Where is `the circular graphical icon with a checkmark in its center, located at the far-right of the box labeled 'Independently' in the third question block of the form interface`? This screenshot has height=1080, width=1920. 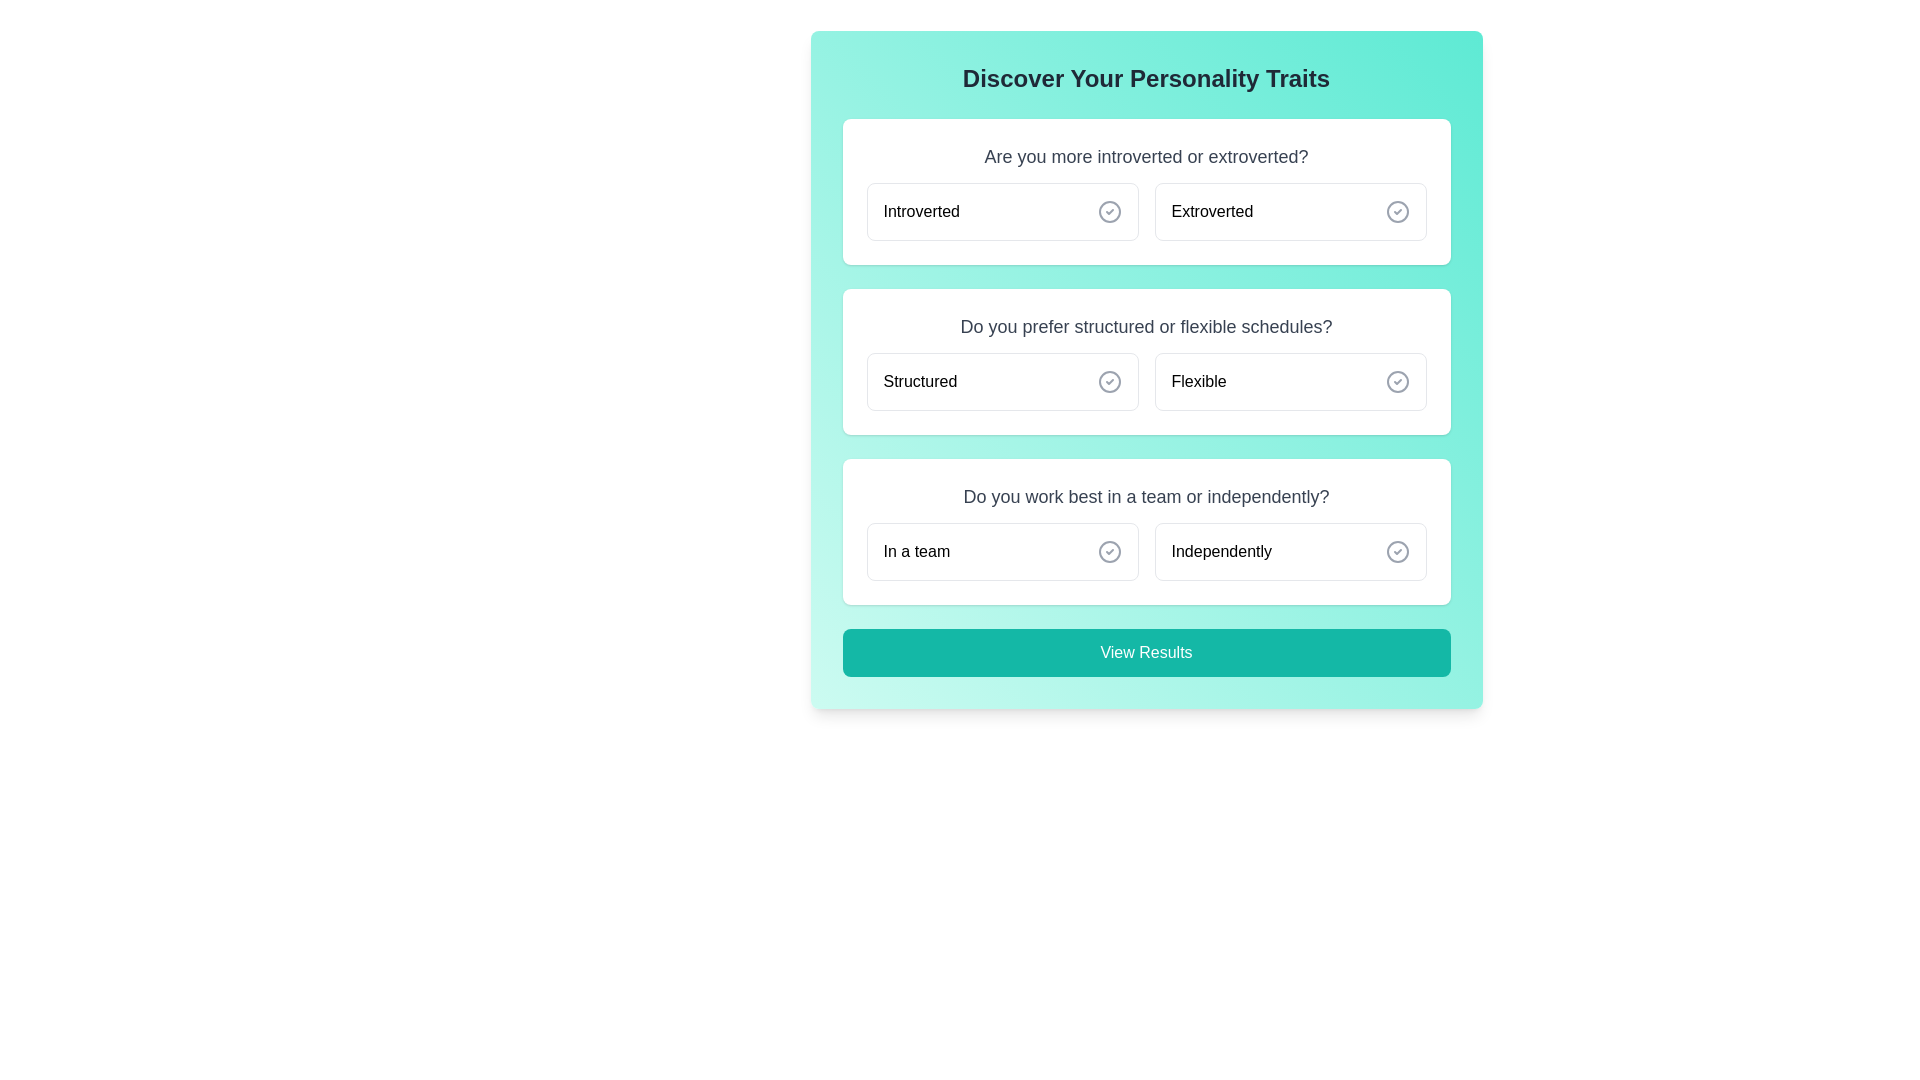
the circular graphical icon with a checkmark in its center, located at the far-right of the box labeled 'Independently' in the third question block of the form interface is located at coordinates (1396, 551).